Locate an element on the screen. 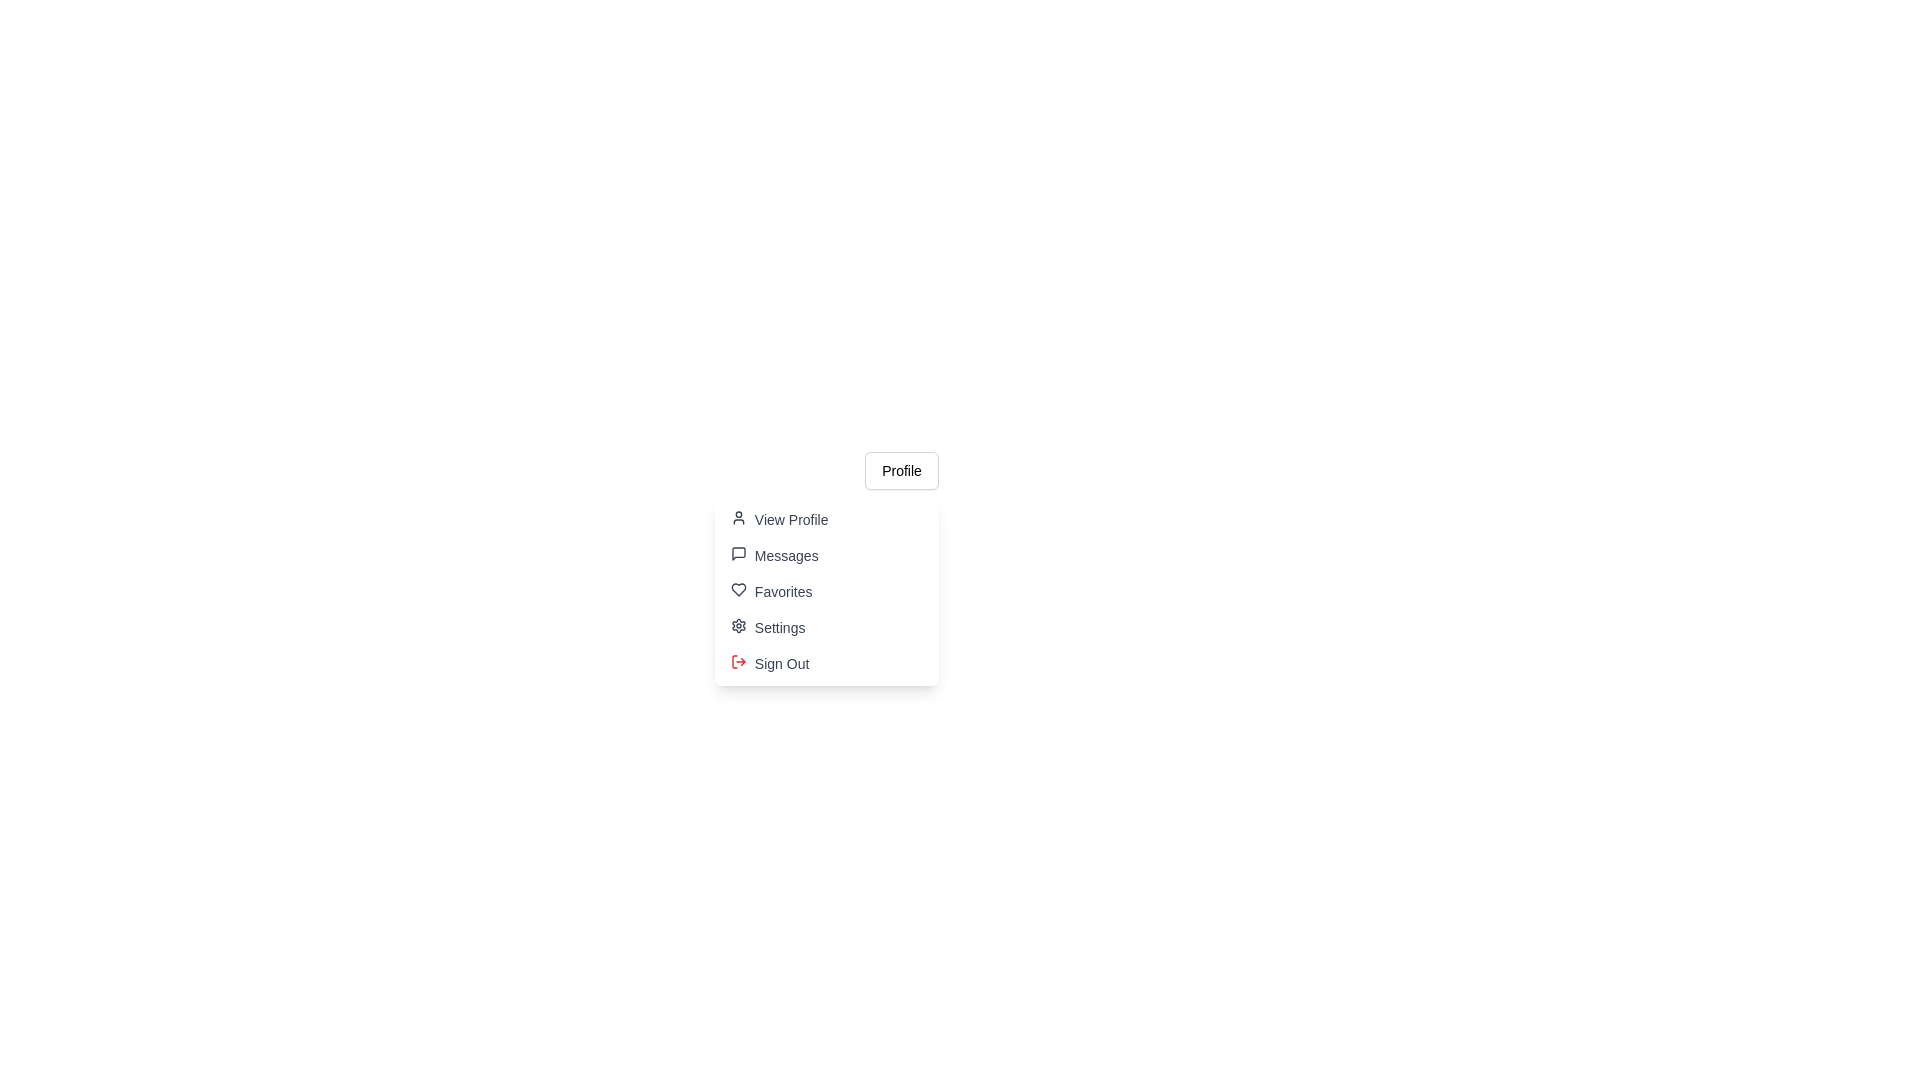 The width and height of the screenshot is (1920, 1080). the button positioned fourth in the vertical menu list that navigates to the settings page is located at coordinates (826, 627).